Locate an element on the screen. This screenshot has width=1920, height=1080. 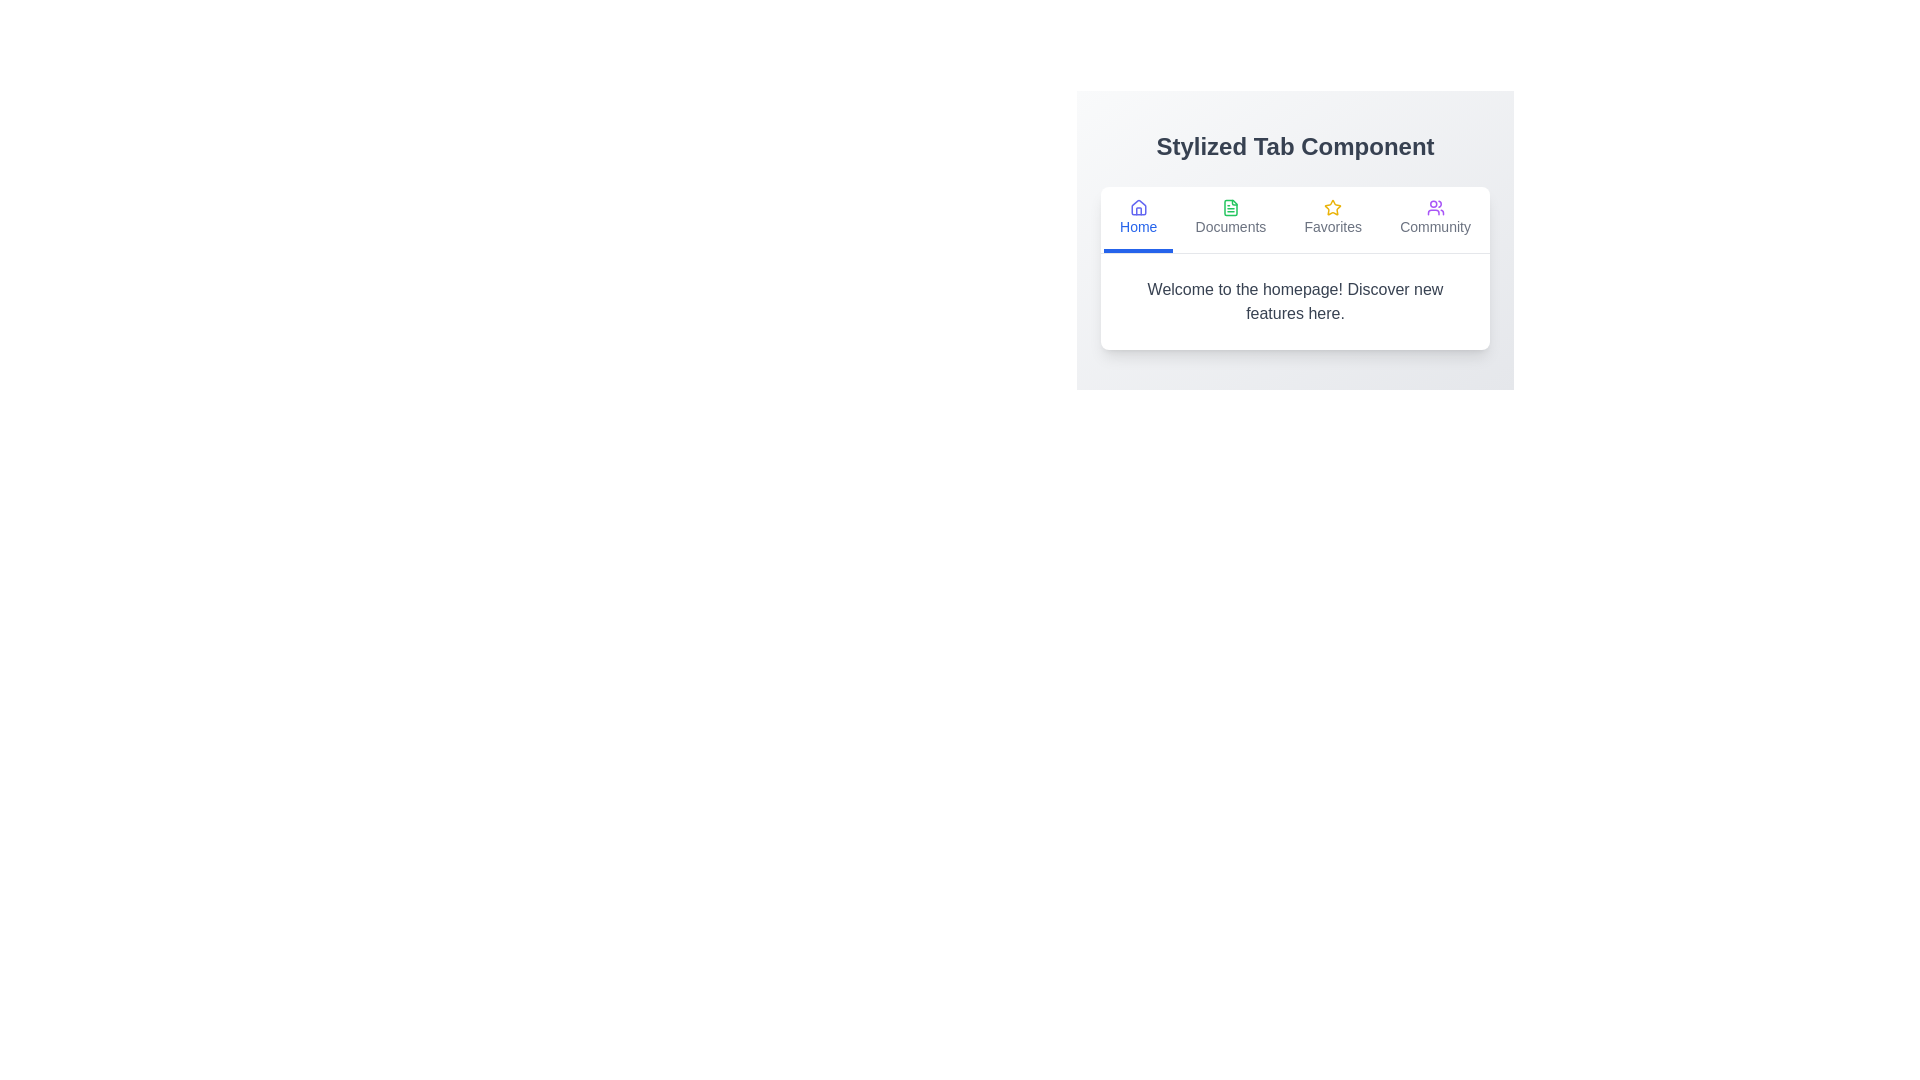
the 'Documents' text label in the navigation bar is located at coordinates (1228, 226).